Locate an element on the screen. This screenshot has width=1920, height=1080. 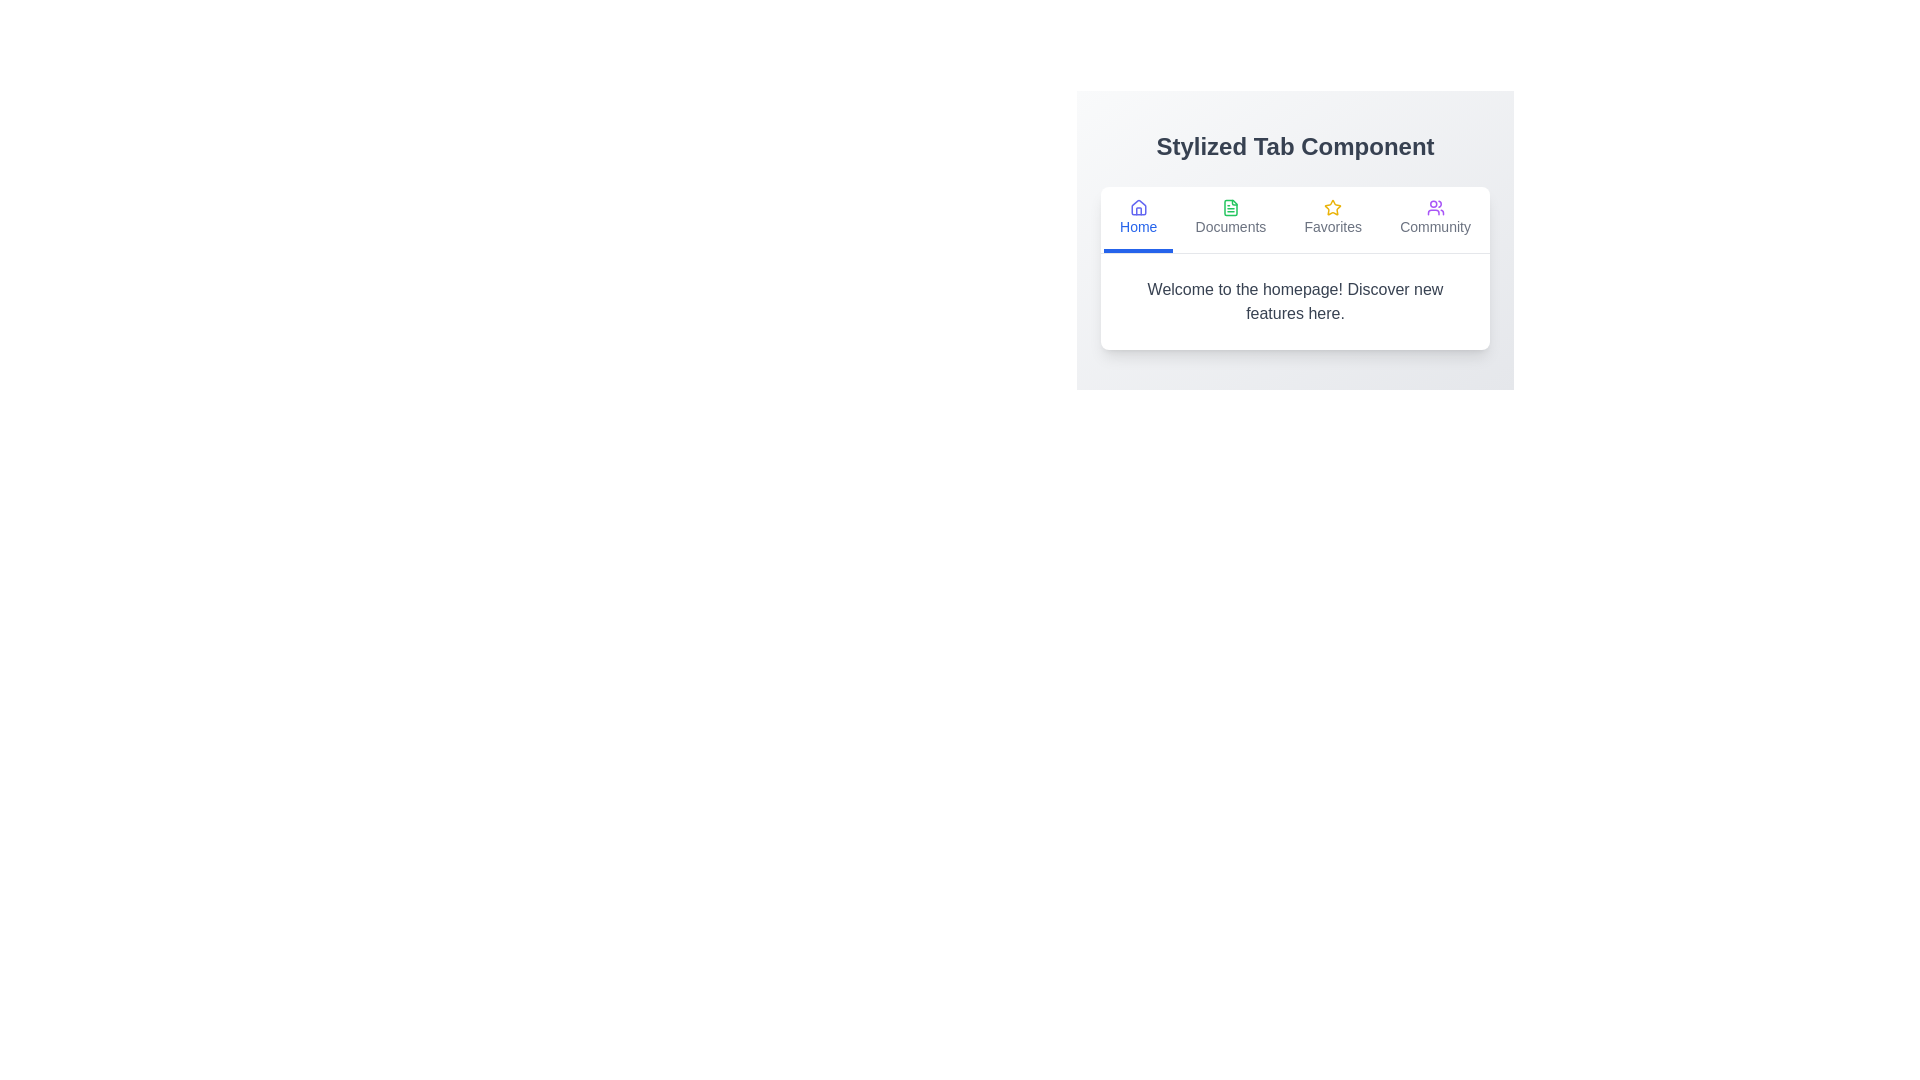
the 'Documents' text label in the navigation bar is located at coordinates (1228, 226).